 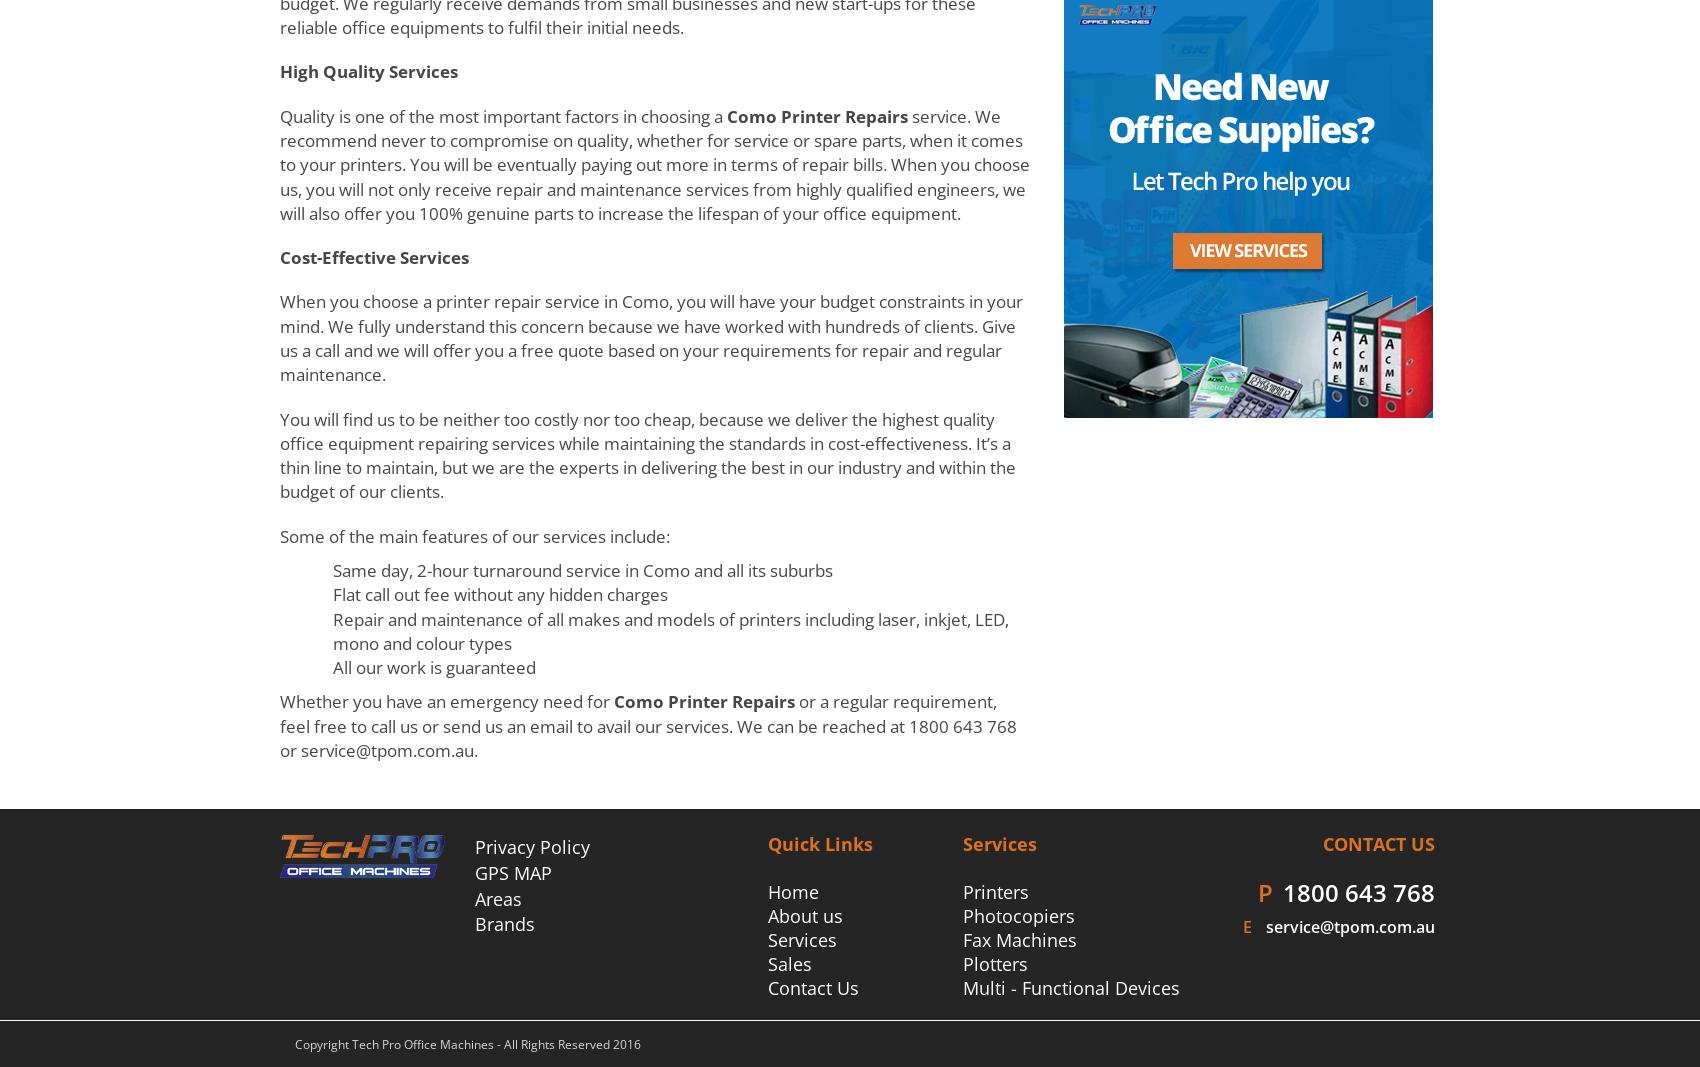 What do you see at coordinates (368, 70) in the screenshot?
I see `'High Quality Services'` at bounding box center [368, 70].